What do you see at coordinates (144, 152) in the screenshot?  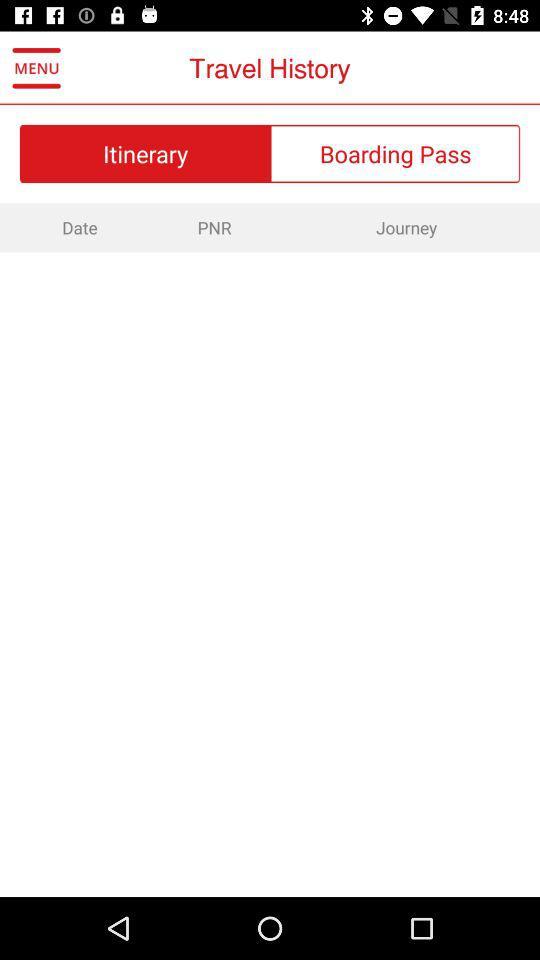 I see `the itinerary` at bounding box center [144, 152].